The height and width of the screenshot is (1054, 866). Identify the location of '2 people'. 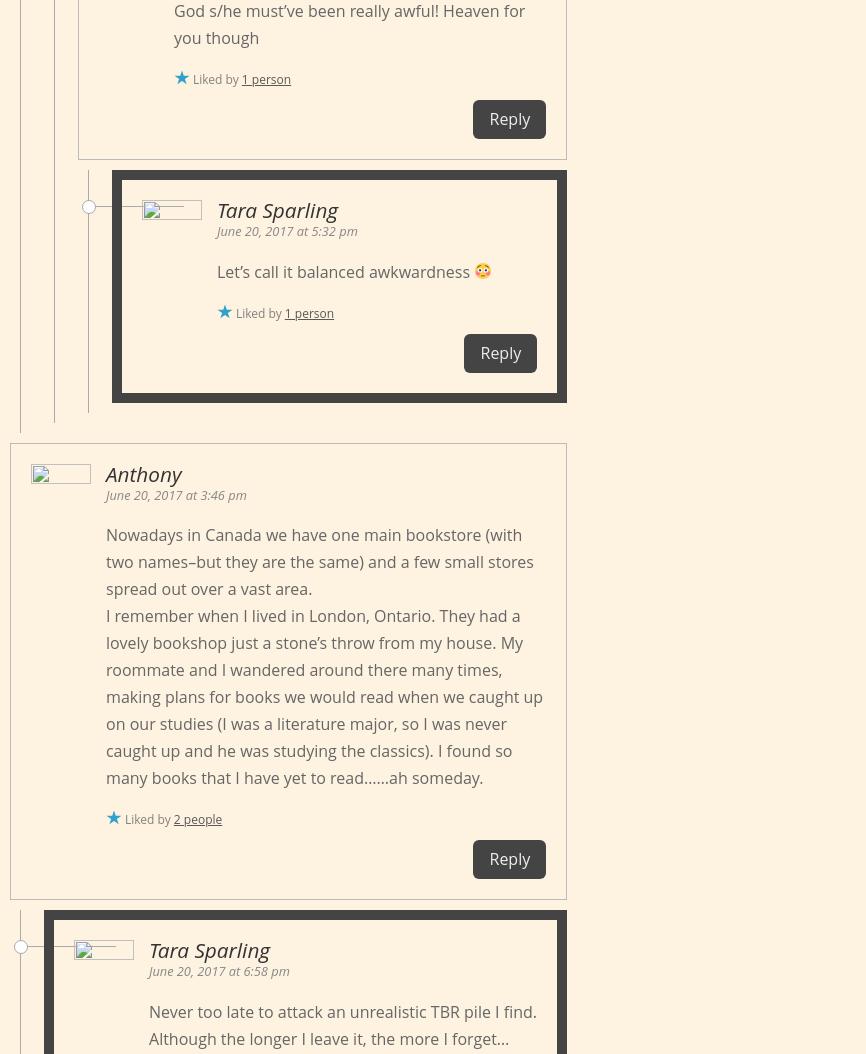
(197, 818).